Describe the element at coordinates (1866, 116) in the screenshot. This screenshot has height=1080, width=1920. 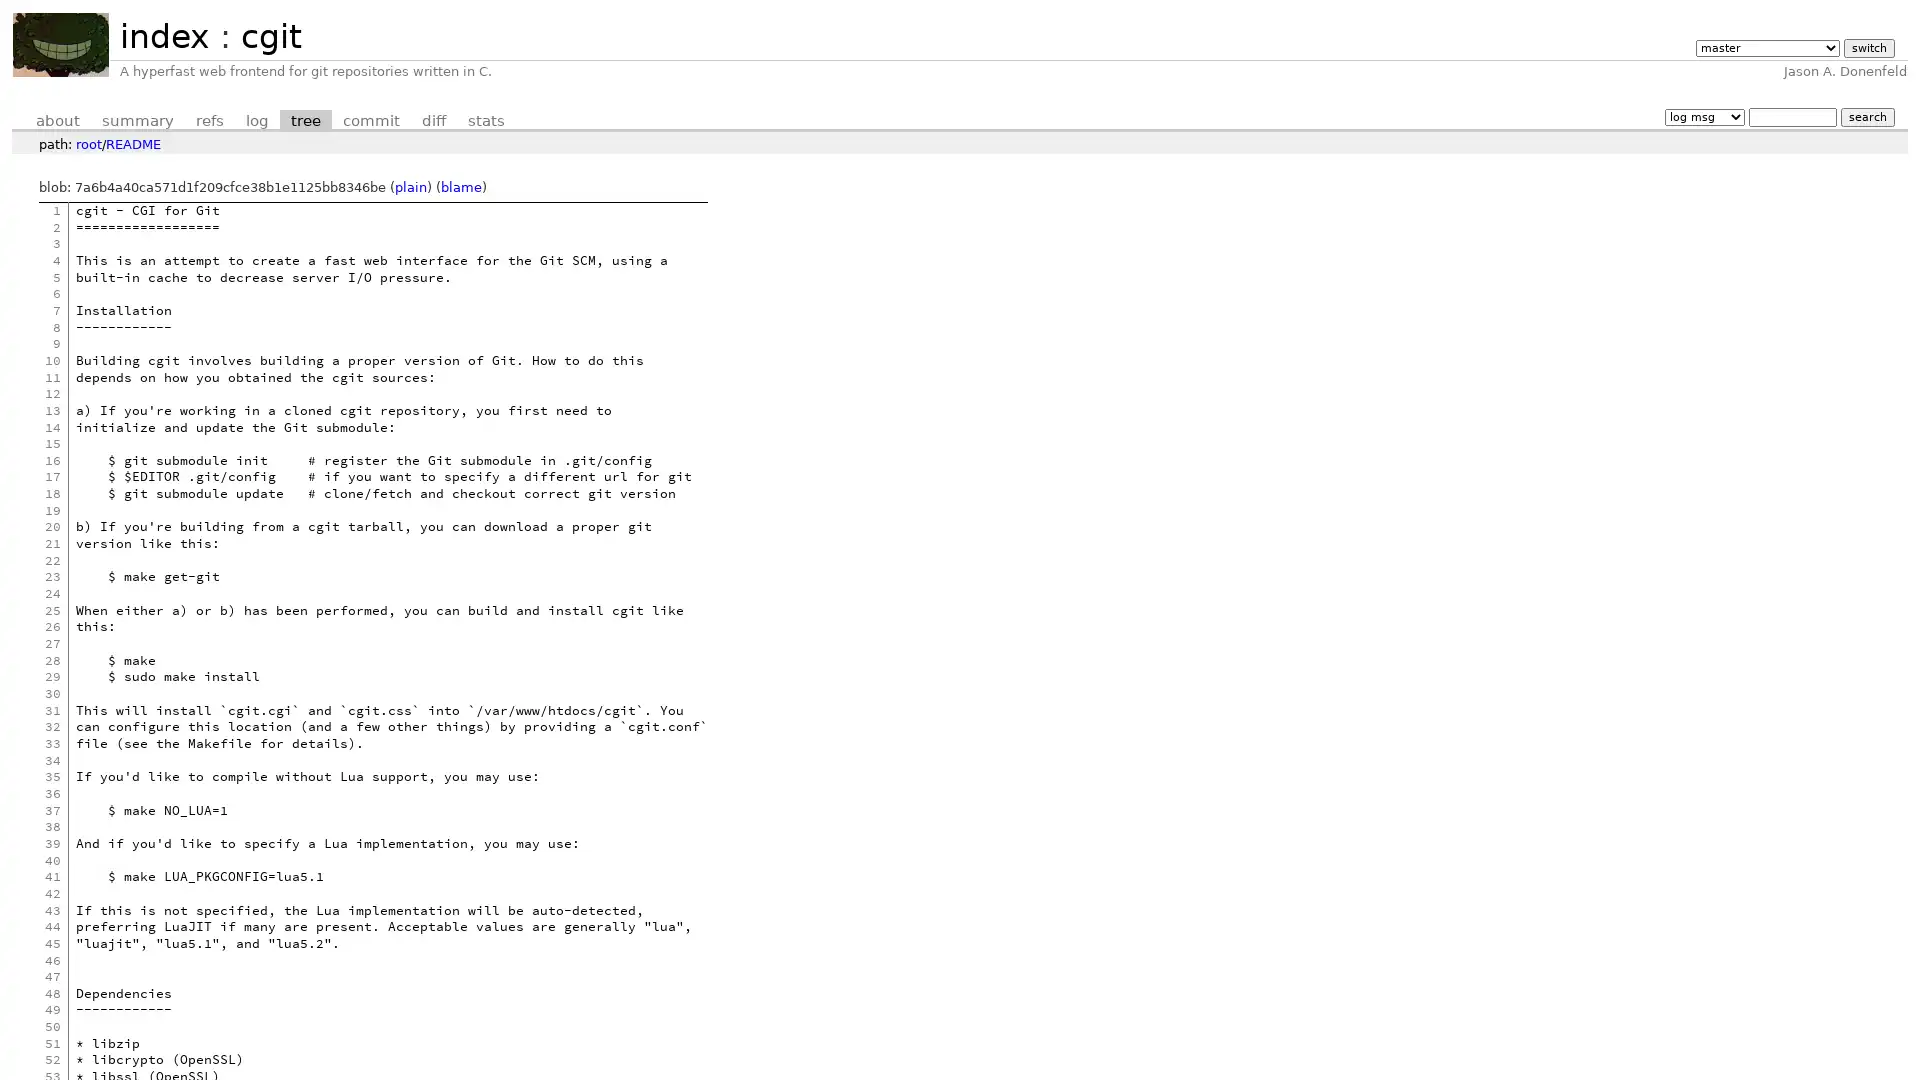
I see `search` at that location.